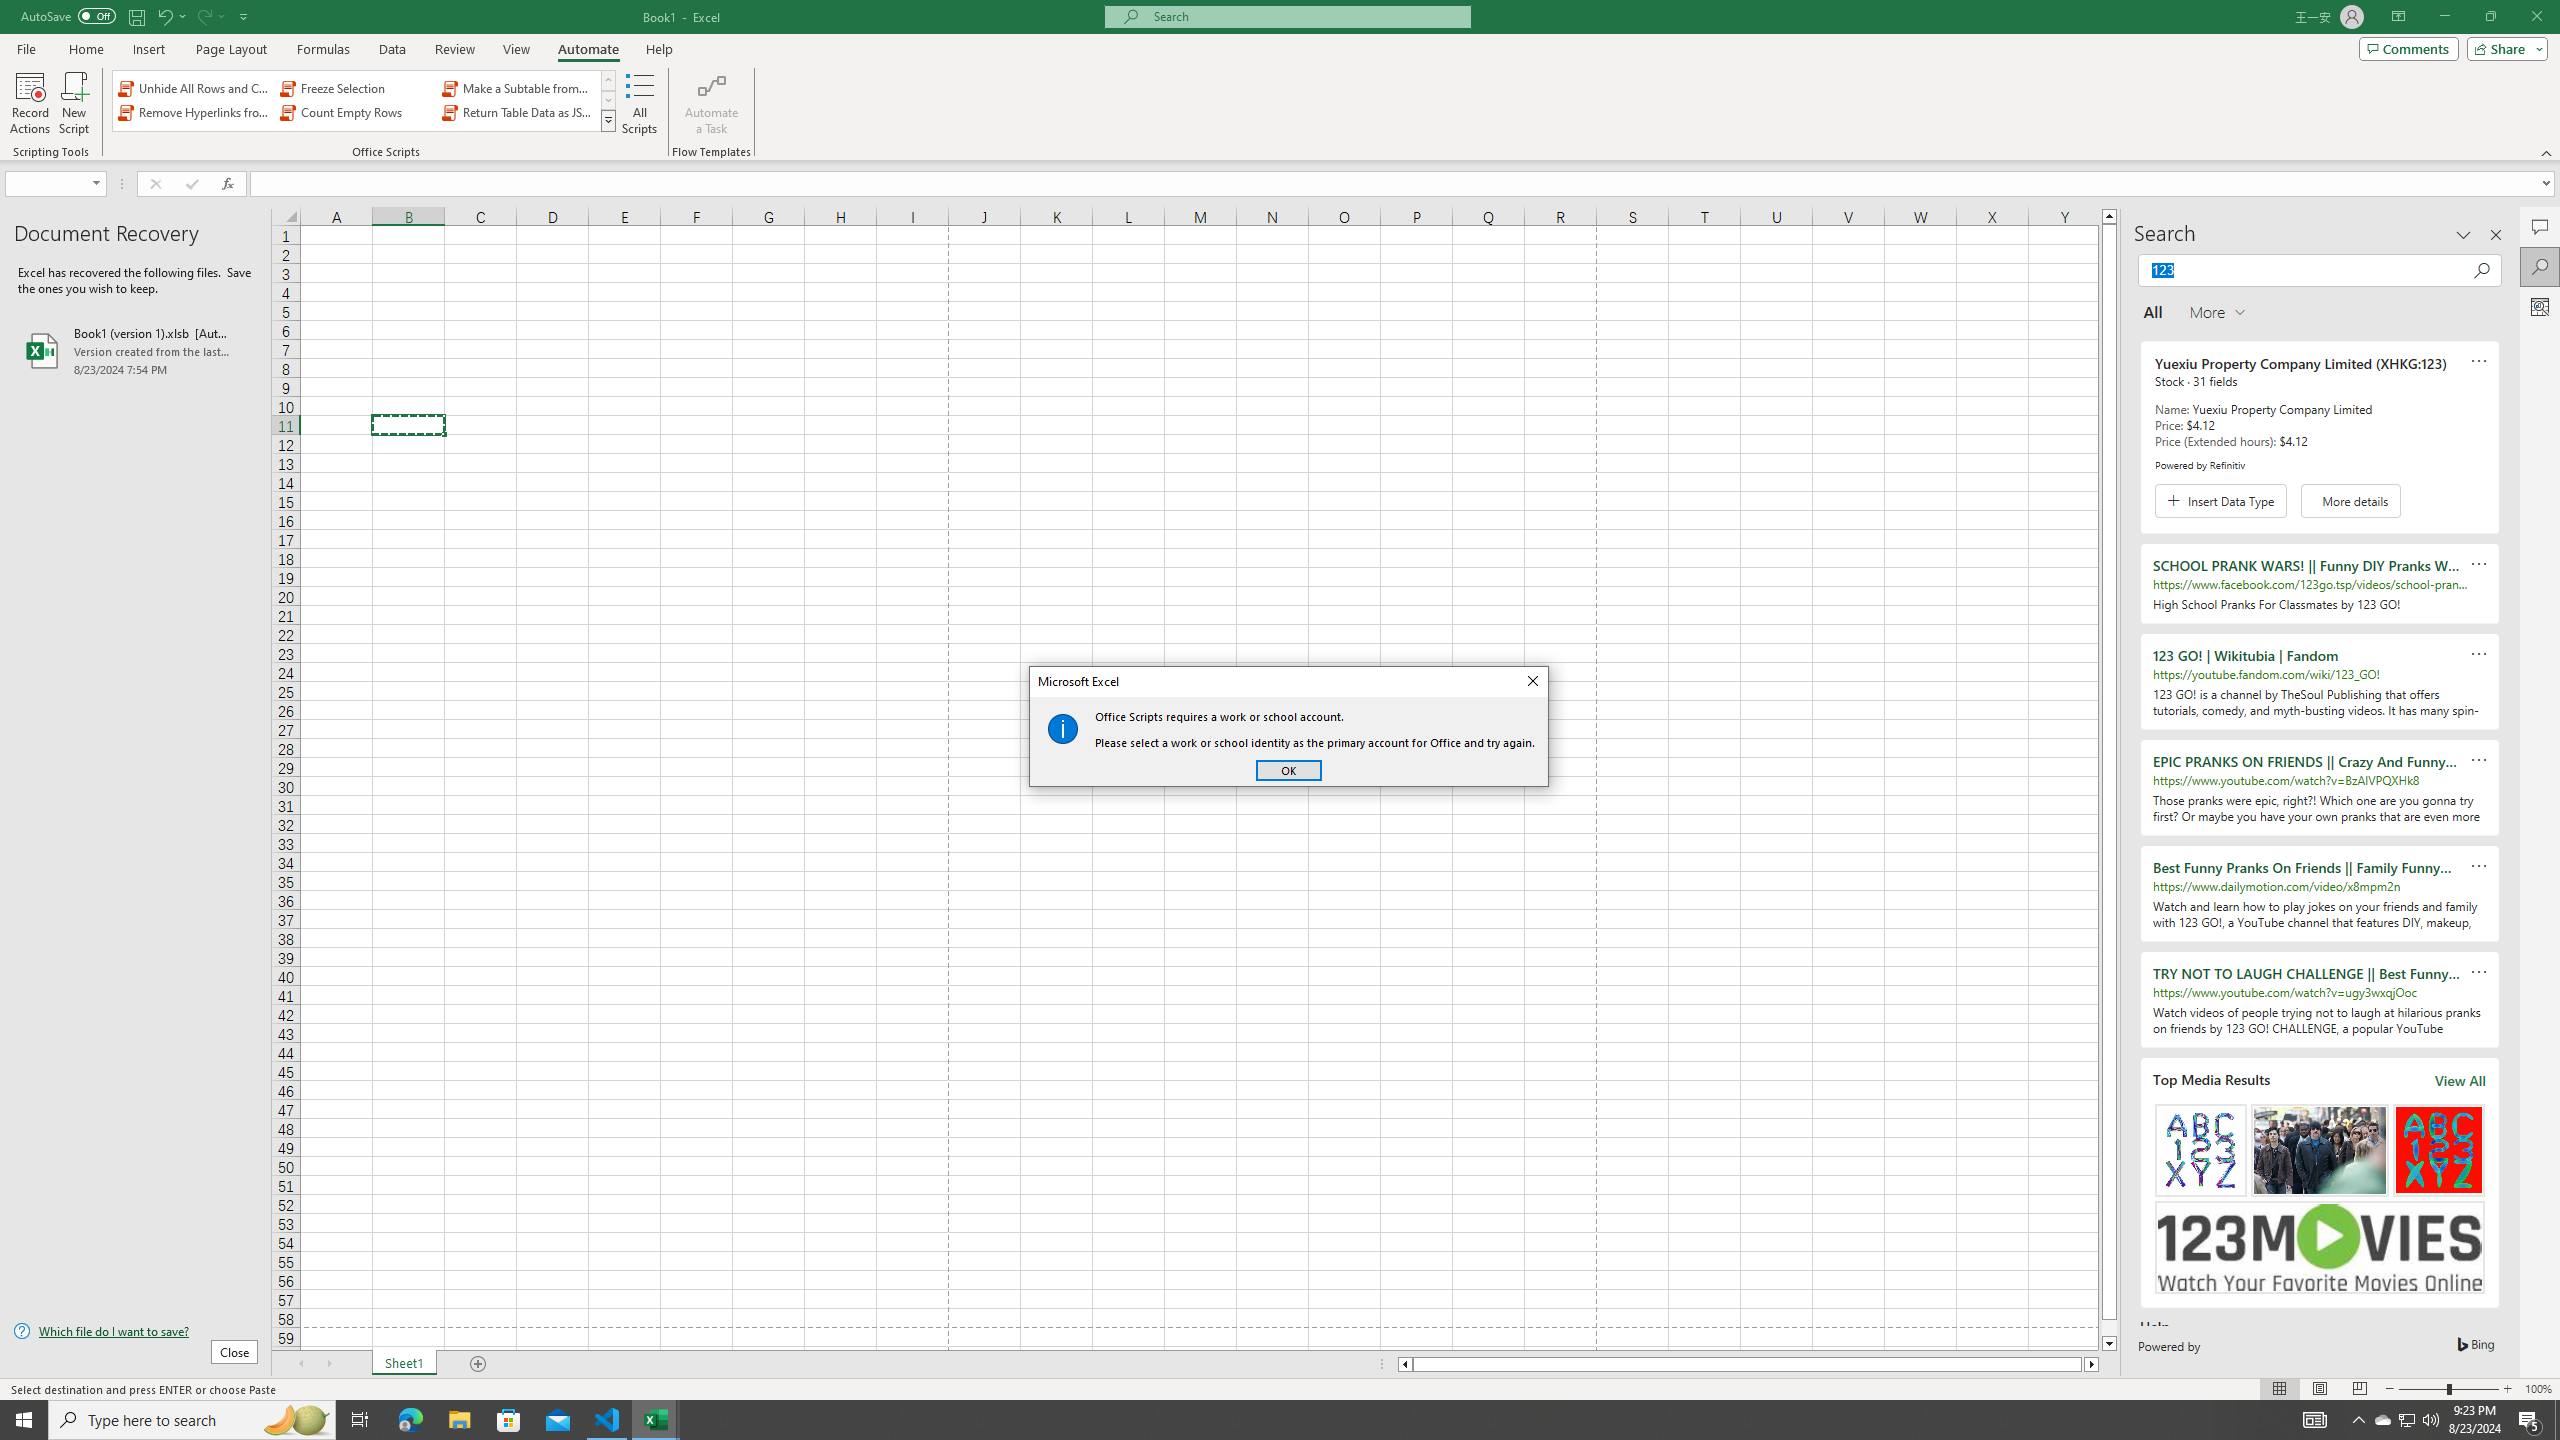 Image resolution: width=2560 pixels, height=1440 pixels. What do you see at coordinates (1403, 1363) in the screenshot?
I see `'Column left'` at bounding box center [1403, 1363].